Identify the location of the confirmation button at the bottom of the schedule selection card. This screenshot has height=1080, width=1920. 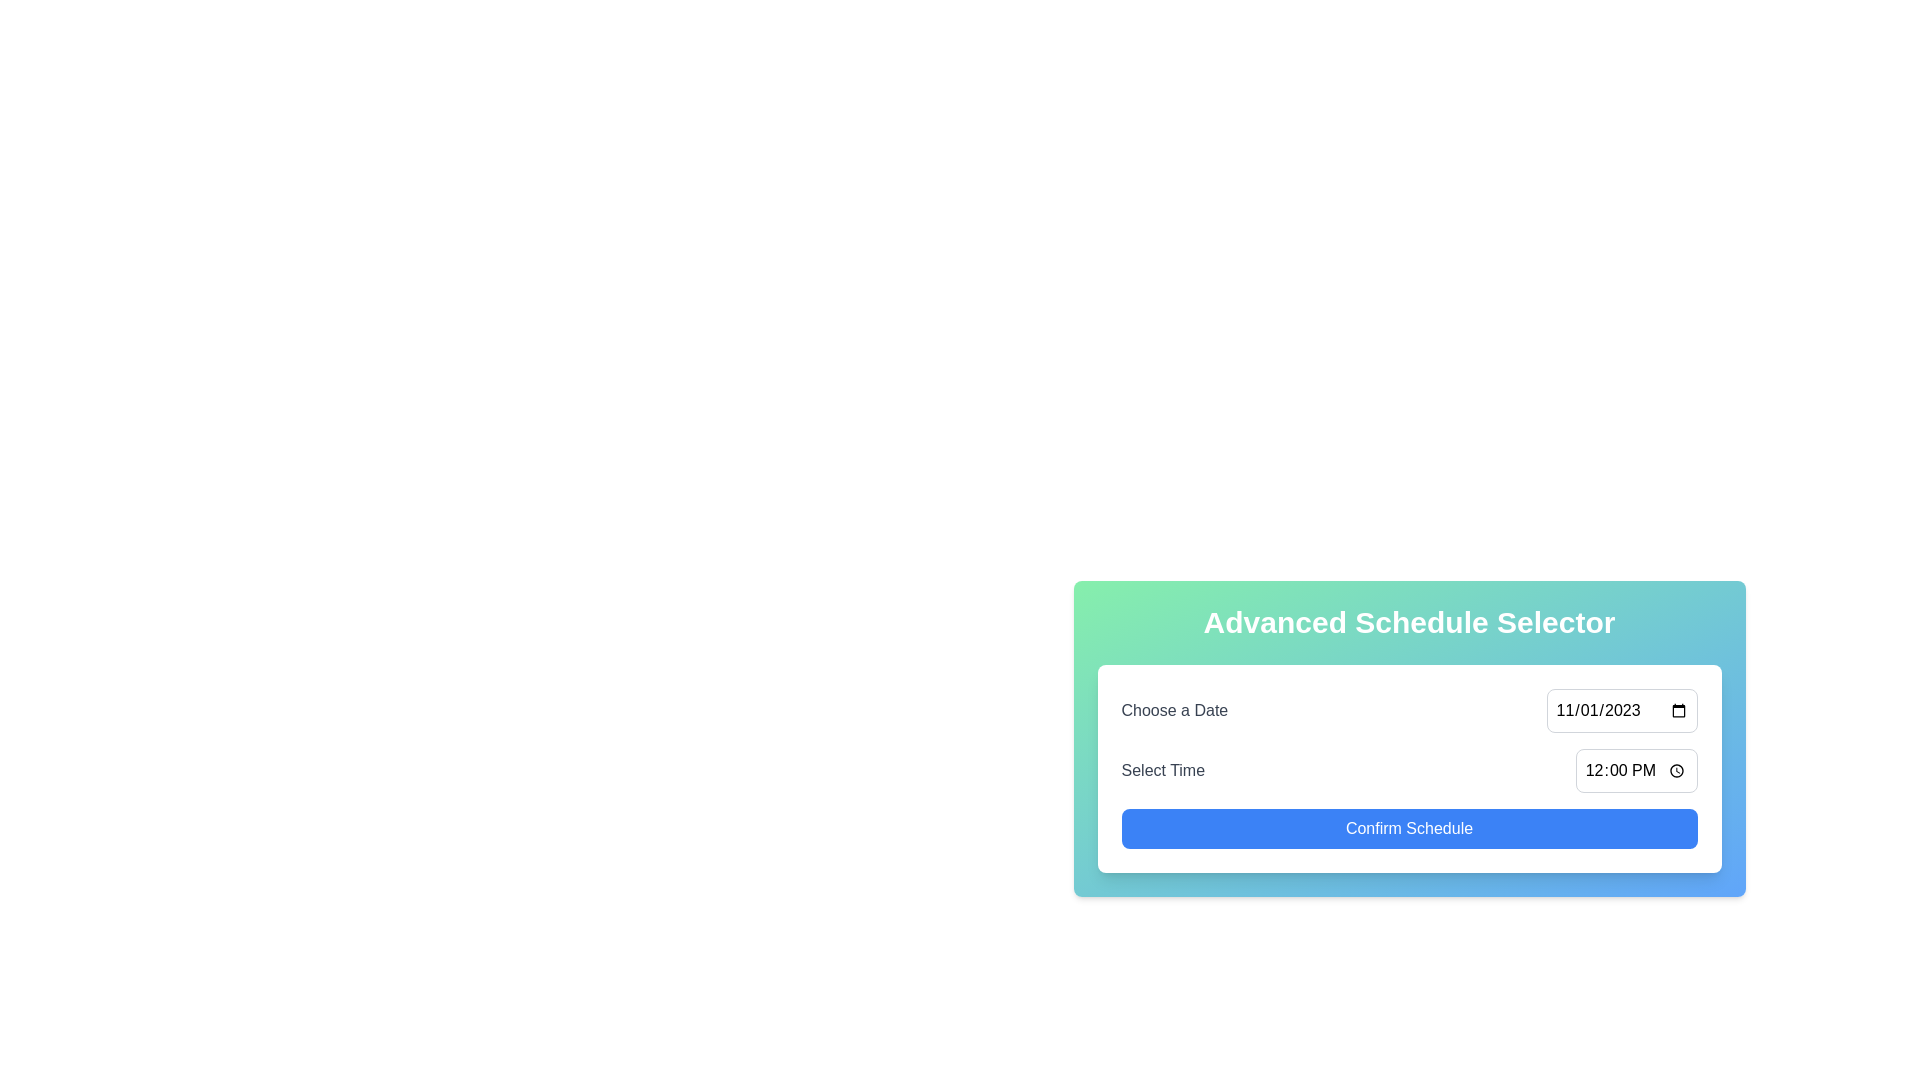
(1408, 829).